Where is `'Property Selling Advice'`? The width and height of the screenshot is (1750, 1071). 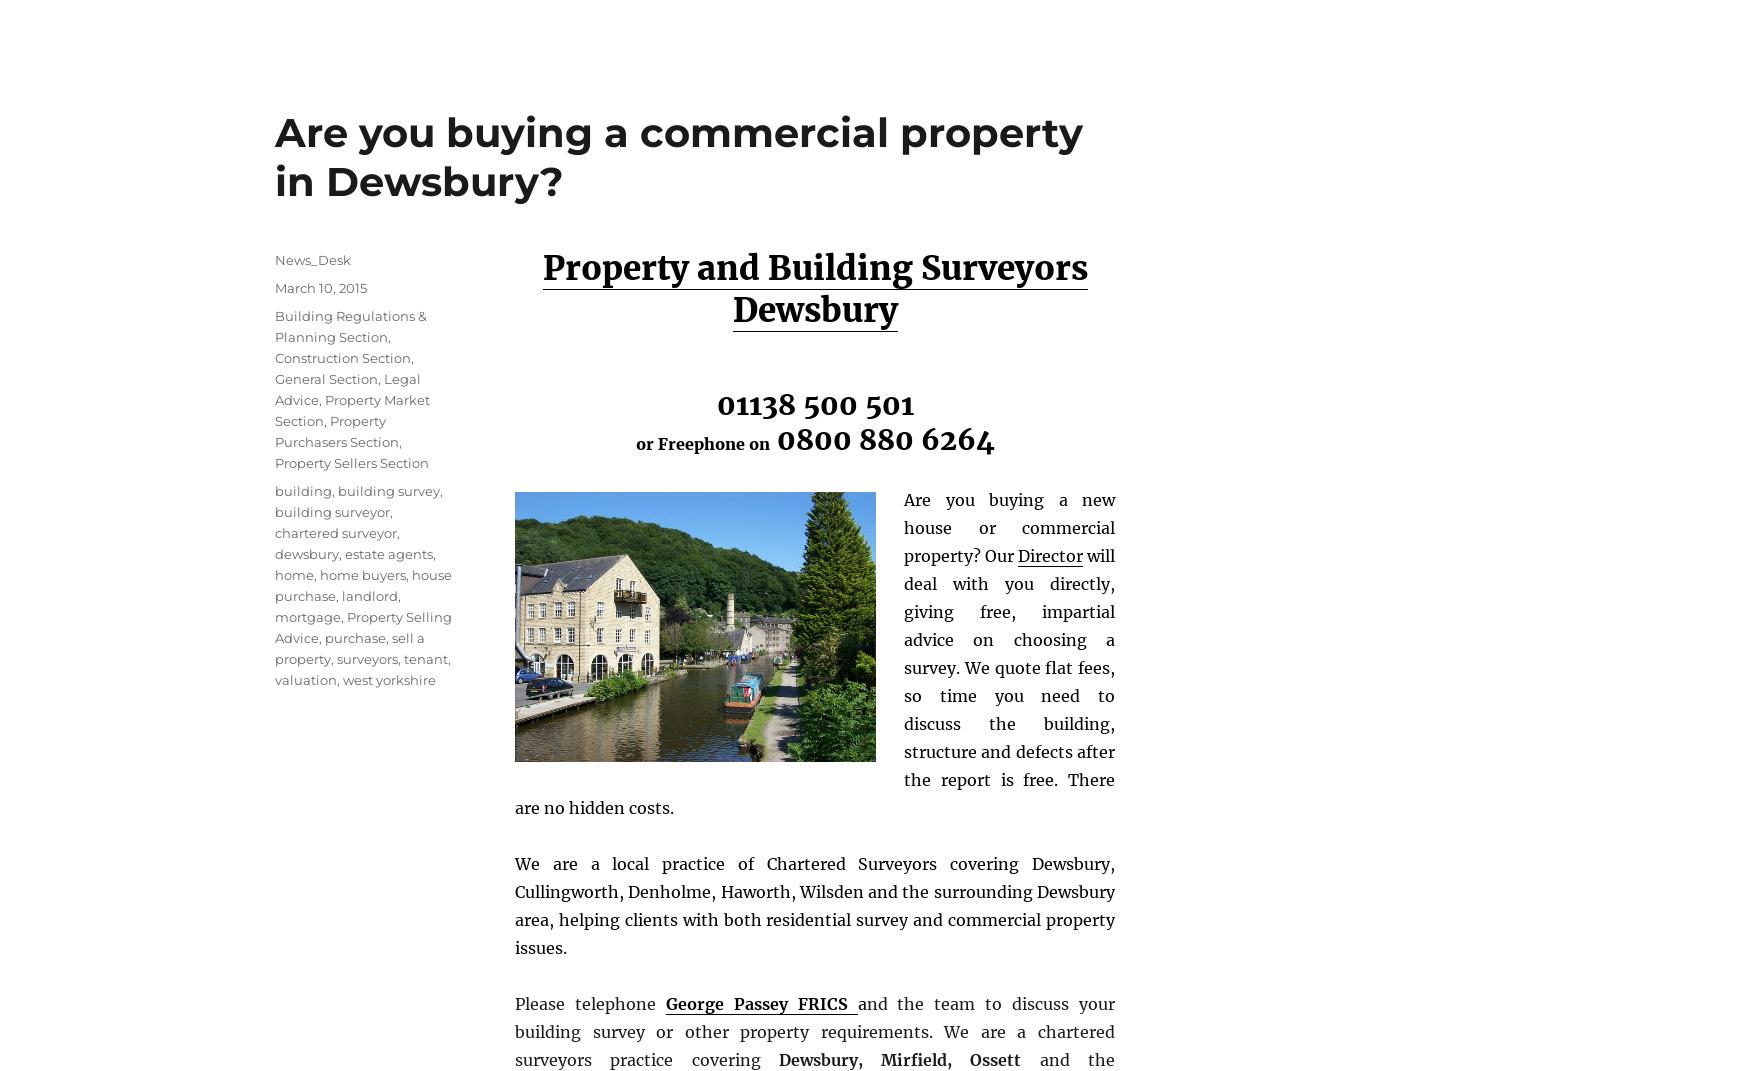 'Property Selling Advice' is located at coordinates (363, 625).